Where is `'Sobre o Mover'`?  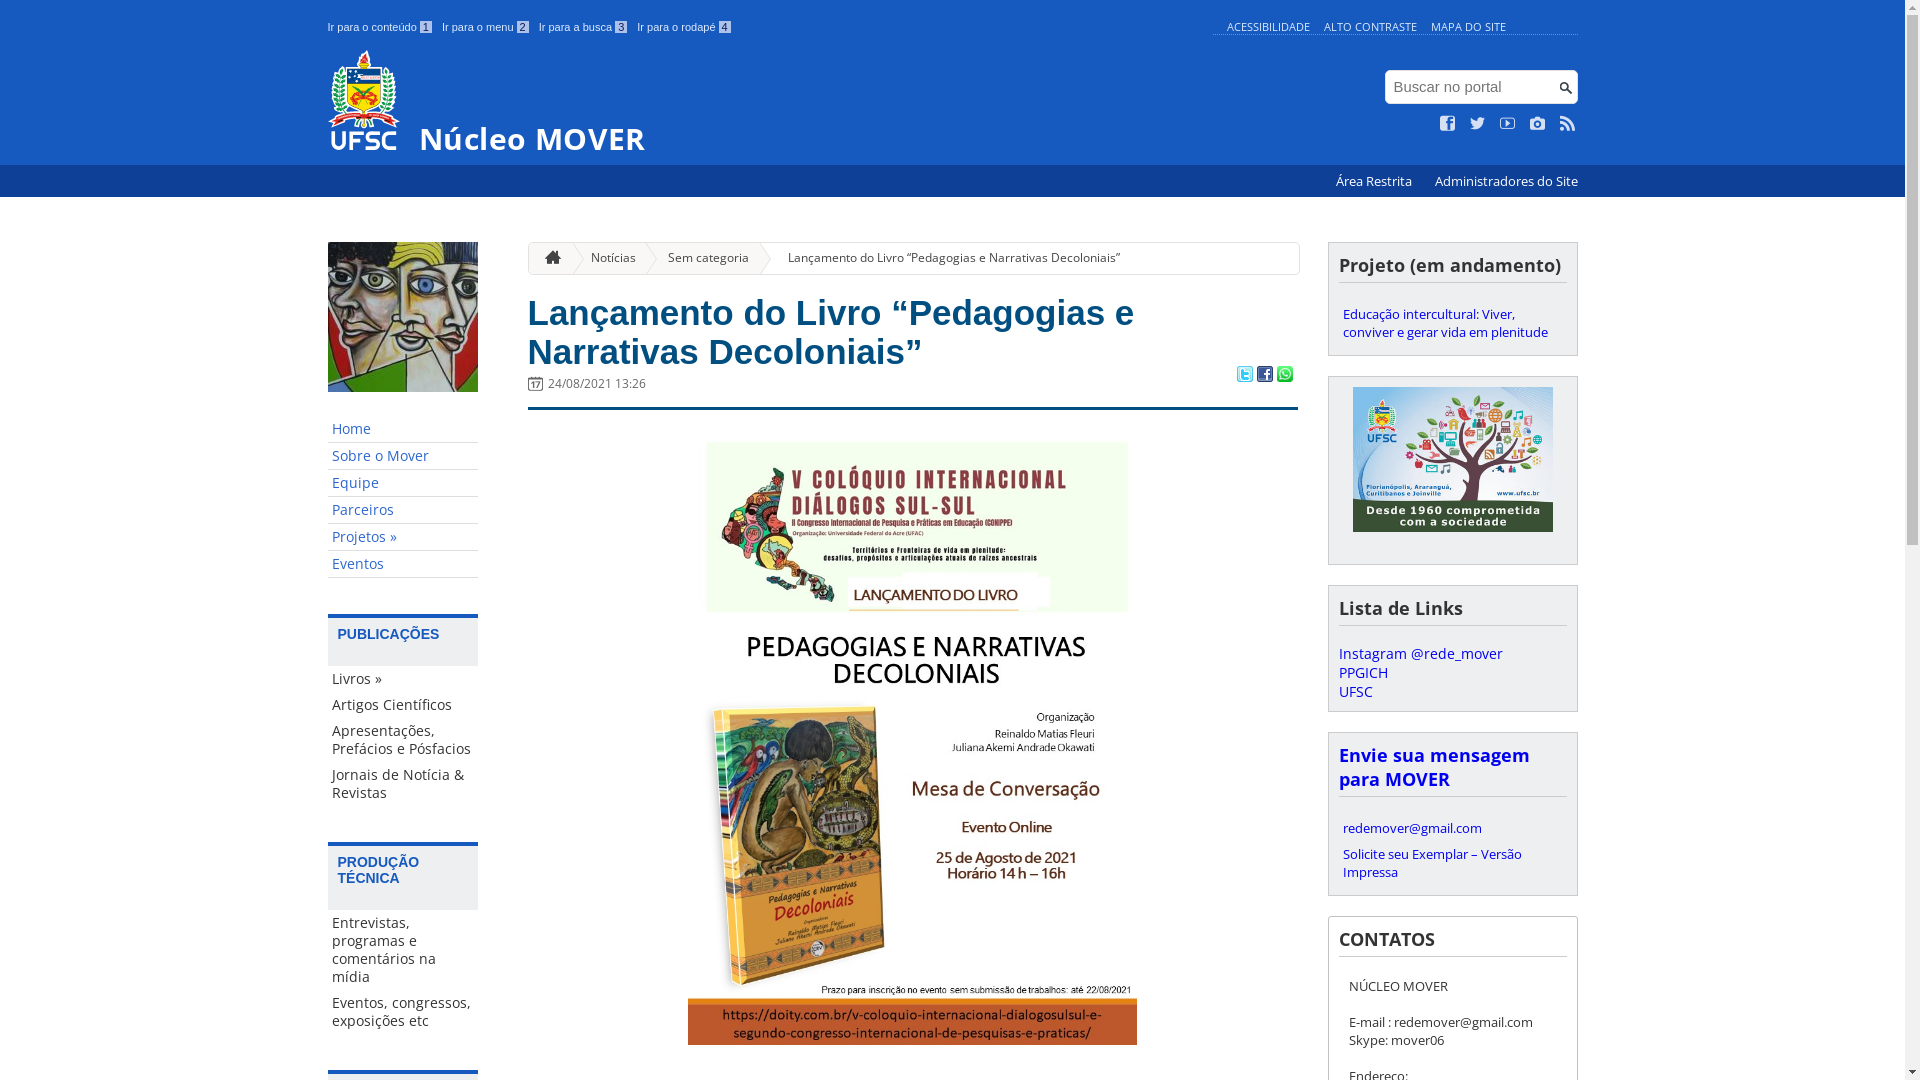 'Sobre o Mover' is located at coordinates (327, 456).